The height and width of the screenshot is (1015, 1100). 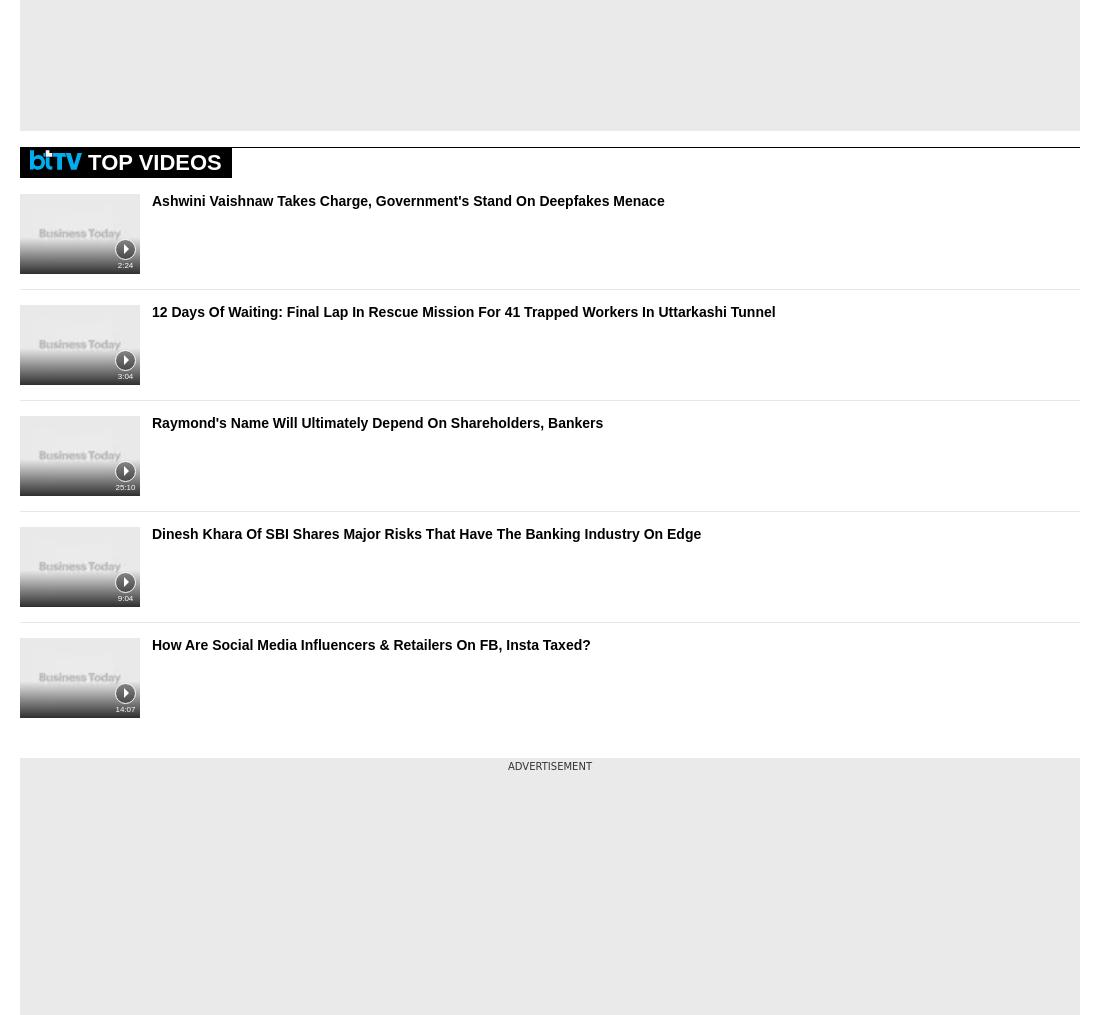 What do you see at coordinates (124, 596) in the screenshot?
I see `'9:04'` at bounding box center [124, 596].